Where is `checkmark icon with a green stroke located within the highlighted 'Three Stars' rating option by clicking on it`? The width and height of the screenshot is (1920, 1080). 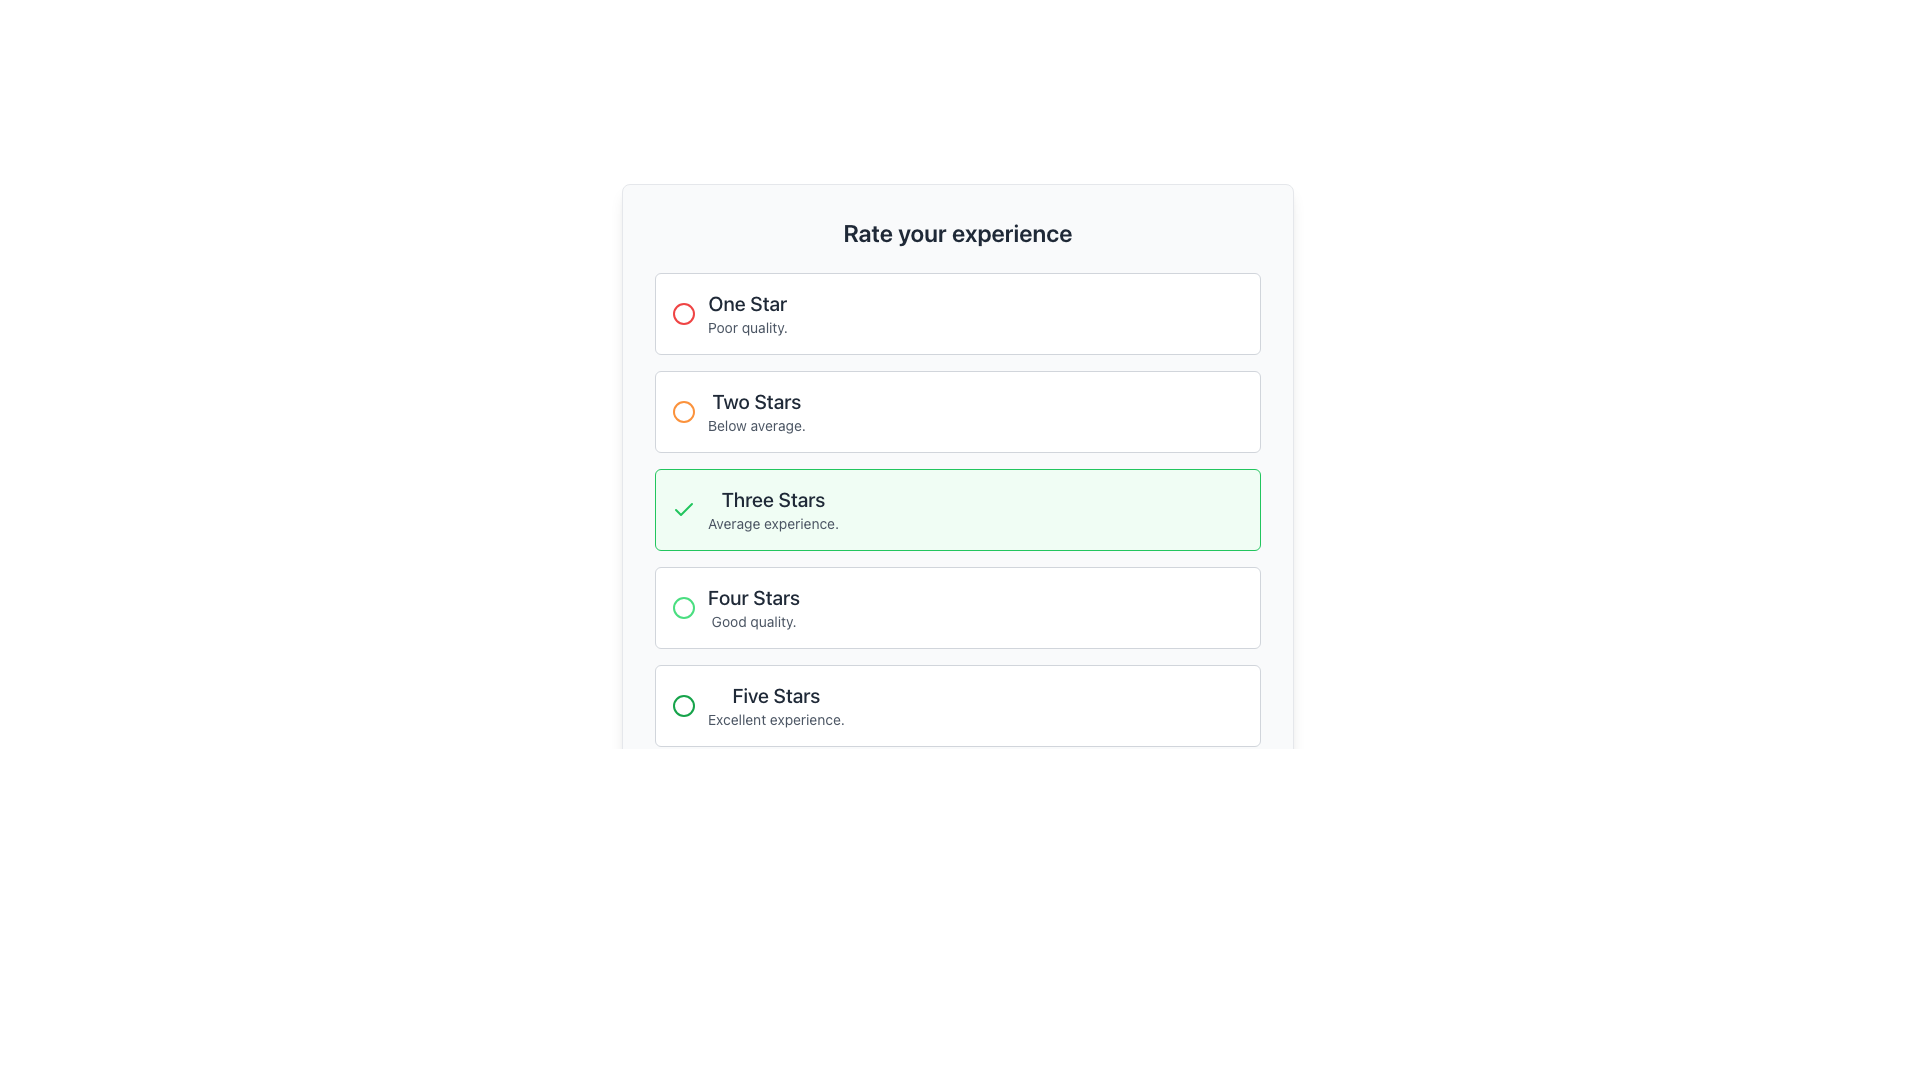 checkmark icon with a green stroke located within the highlighted 'Three Stars' rating option by clicking on it is located at coordinates (684, 508).